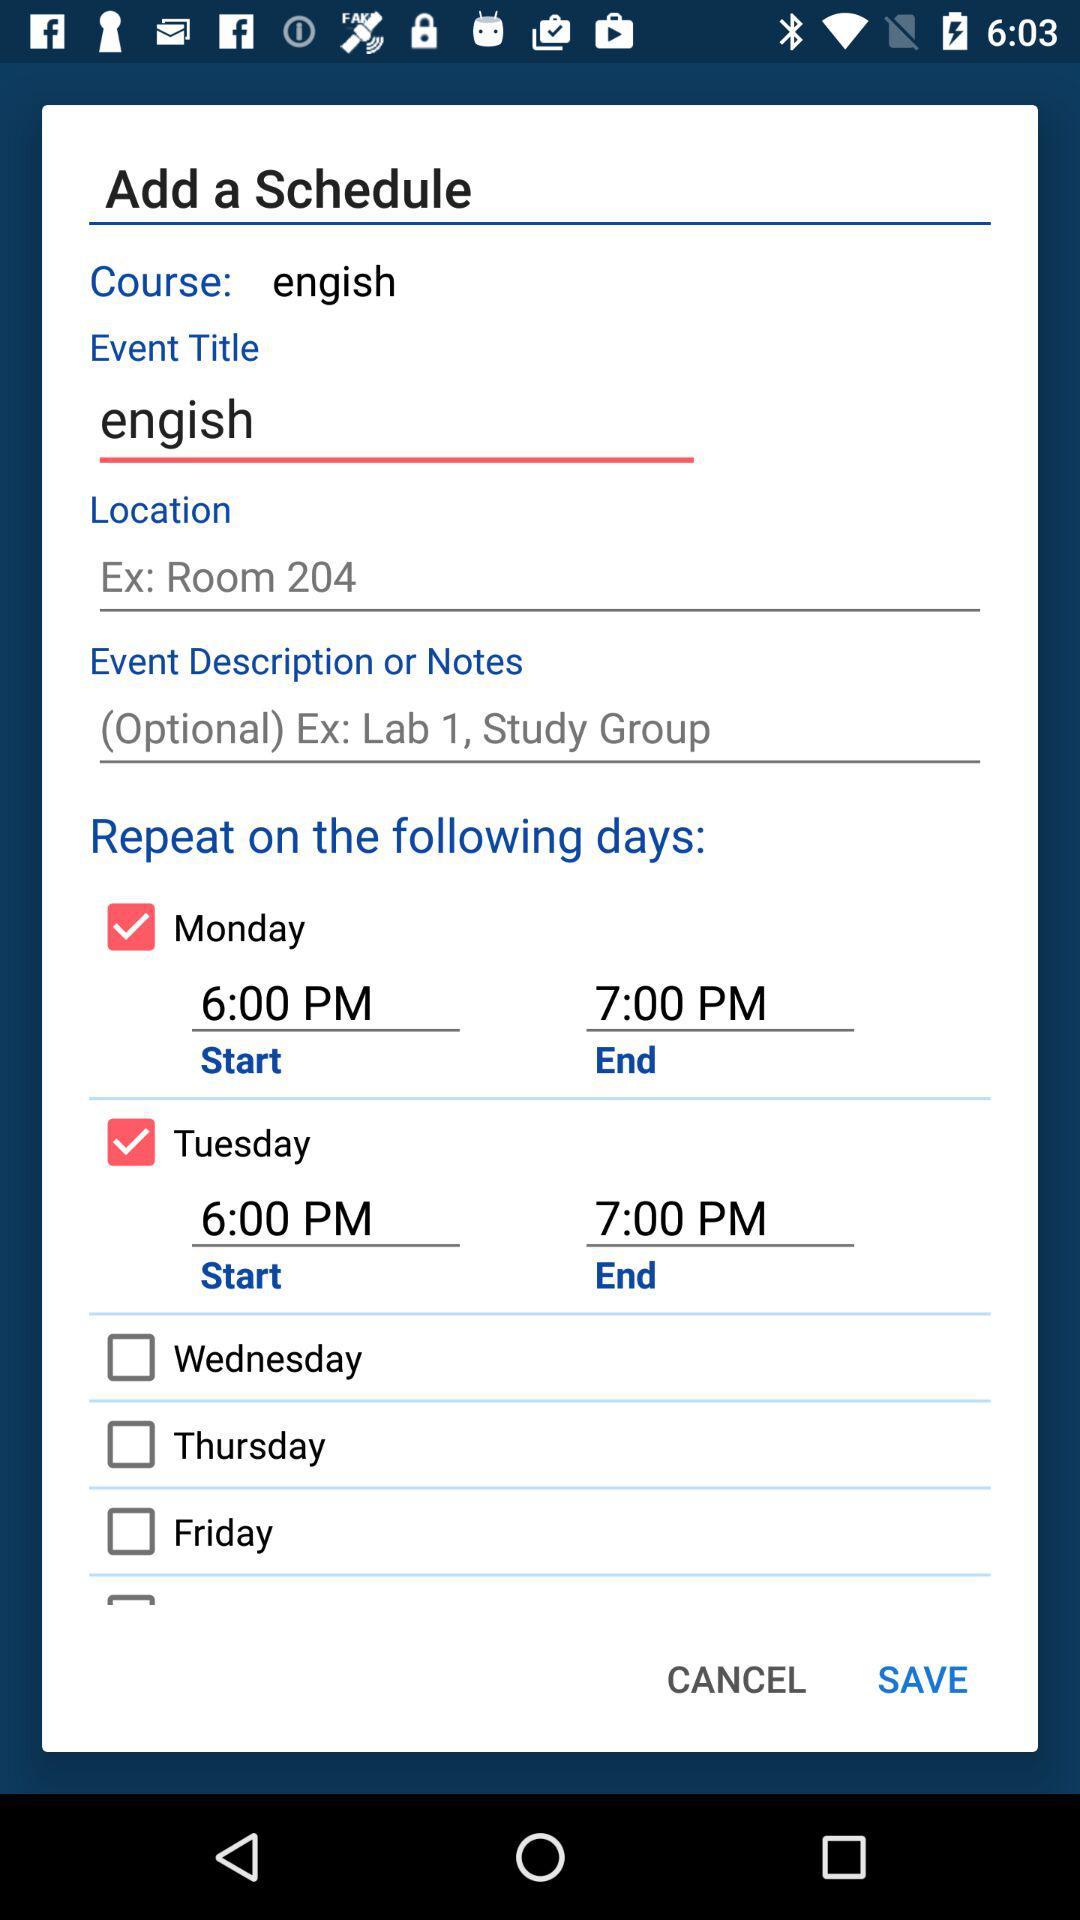 The image size is (1080, 1920). Describe the element at coordinates (540, 726) in the screenshot. I see `note` at that location.